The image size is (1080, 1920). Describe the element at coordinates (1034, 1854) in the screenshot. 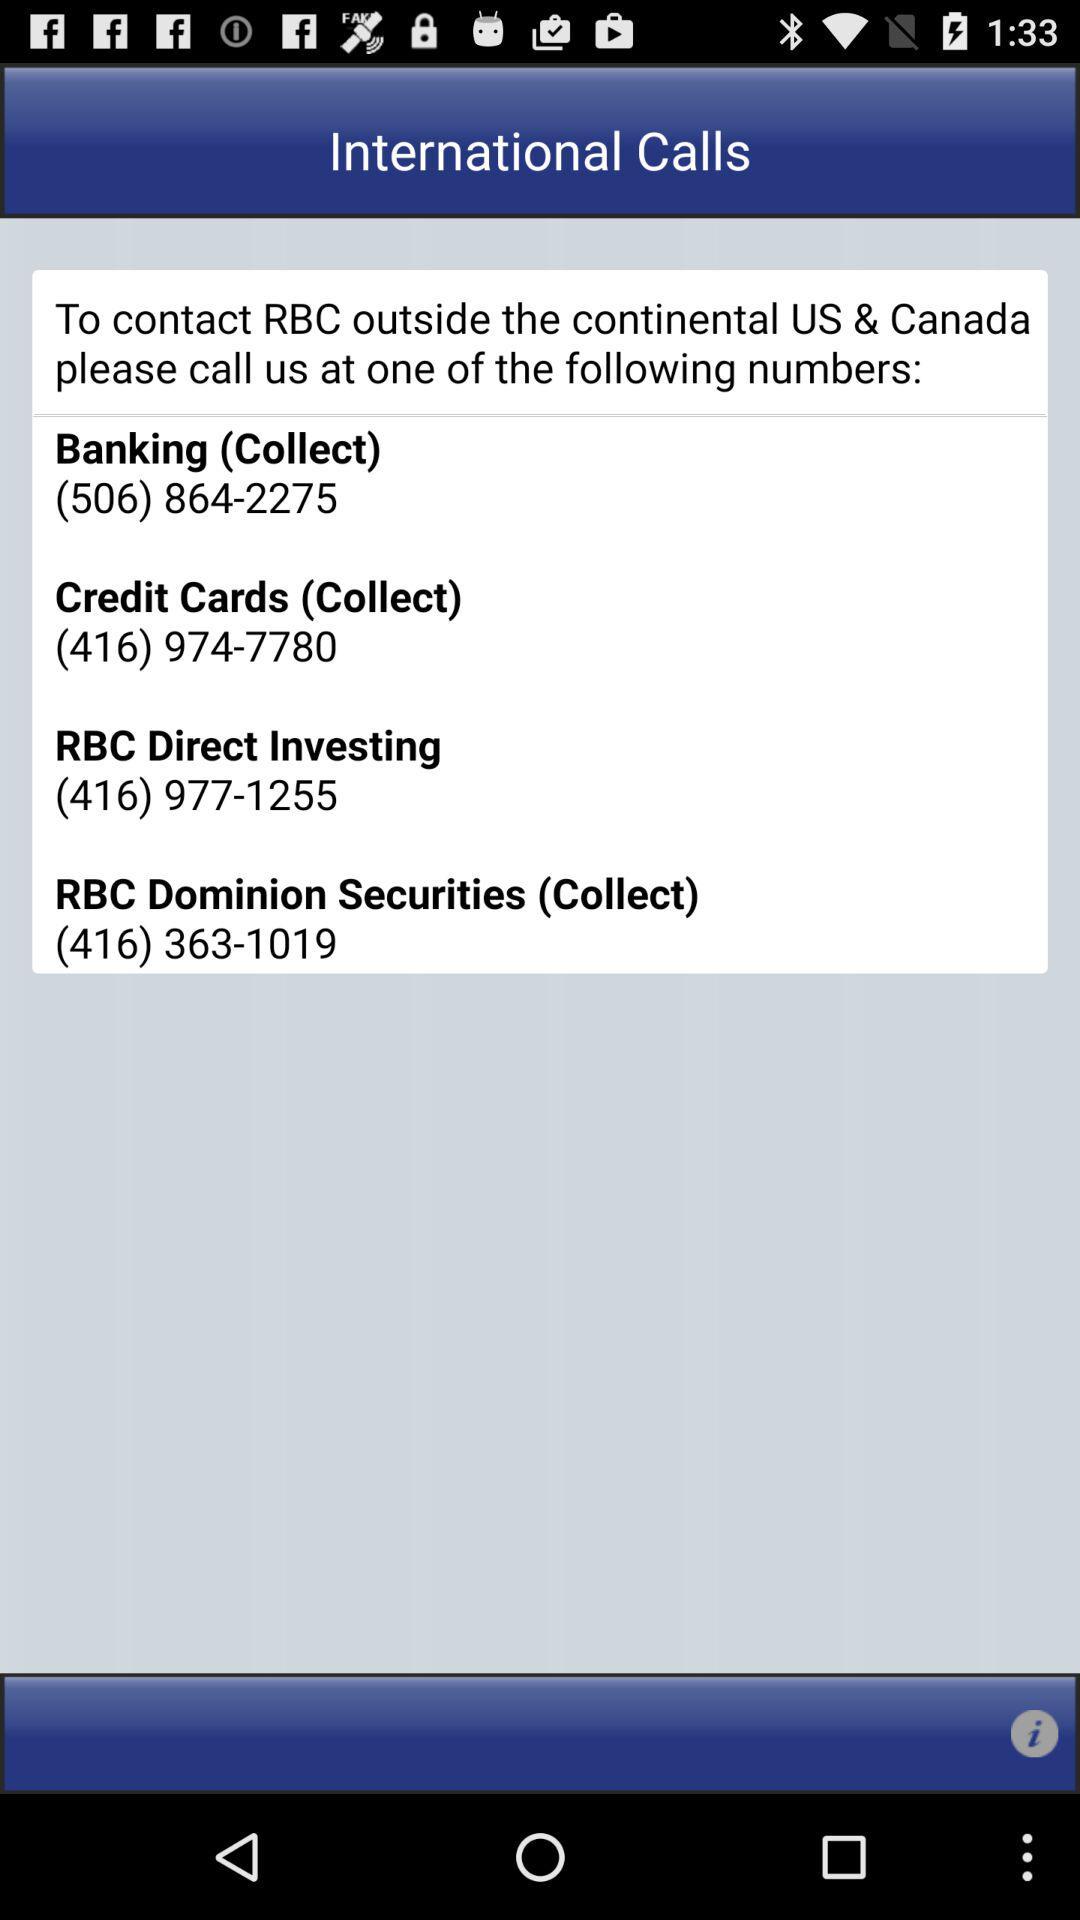

I see `the info icon` at that location.